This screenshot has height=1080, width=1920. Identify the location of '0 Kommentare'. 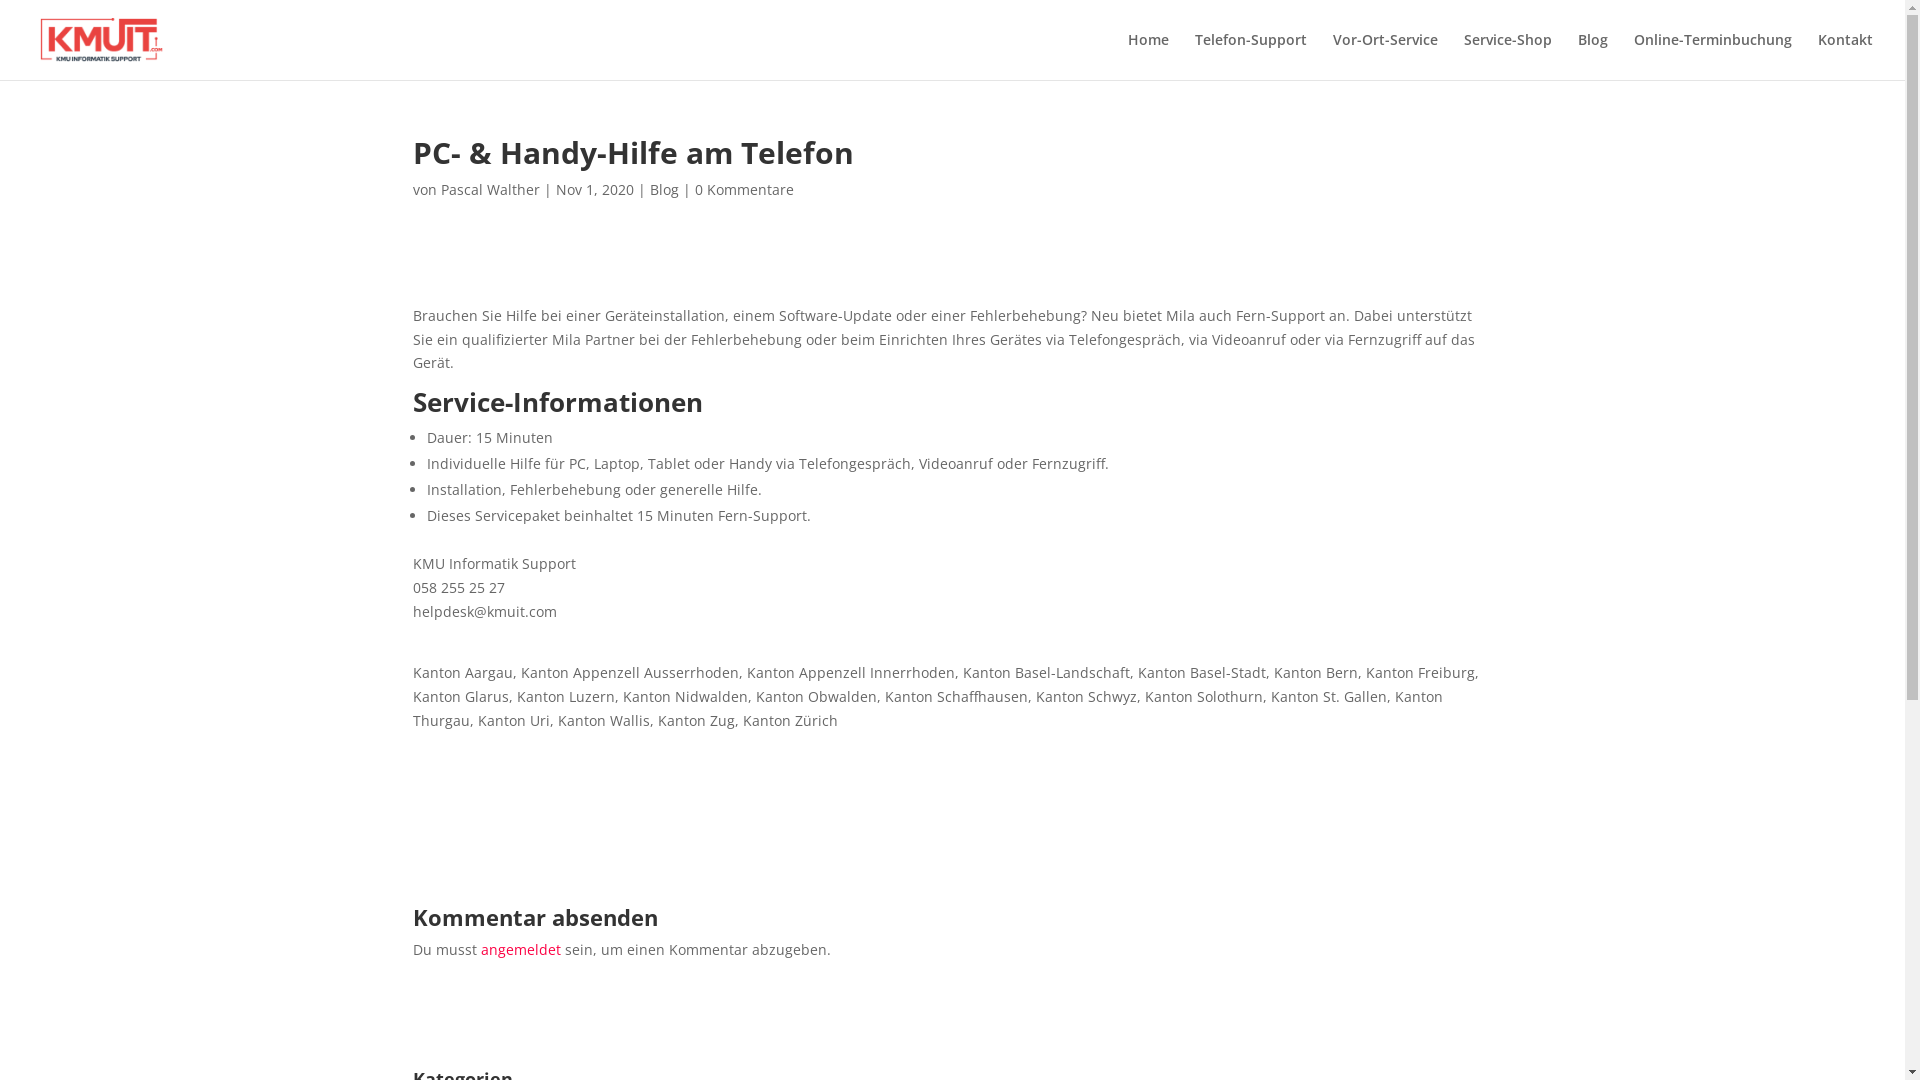
(694, 189).